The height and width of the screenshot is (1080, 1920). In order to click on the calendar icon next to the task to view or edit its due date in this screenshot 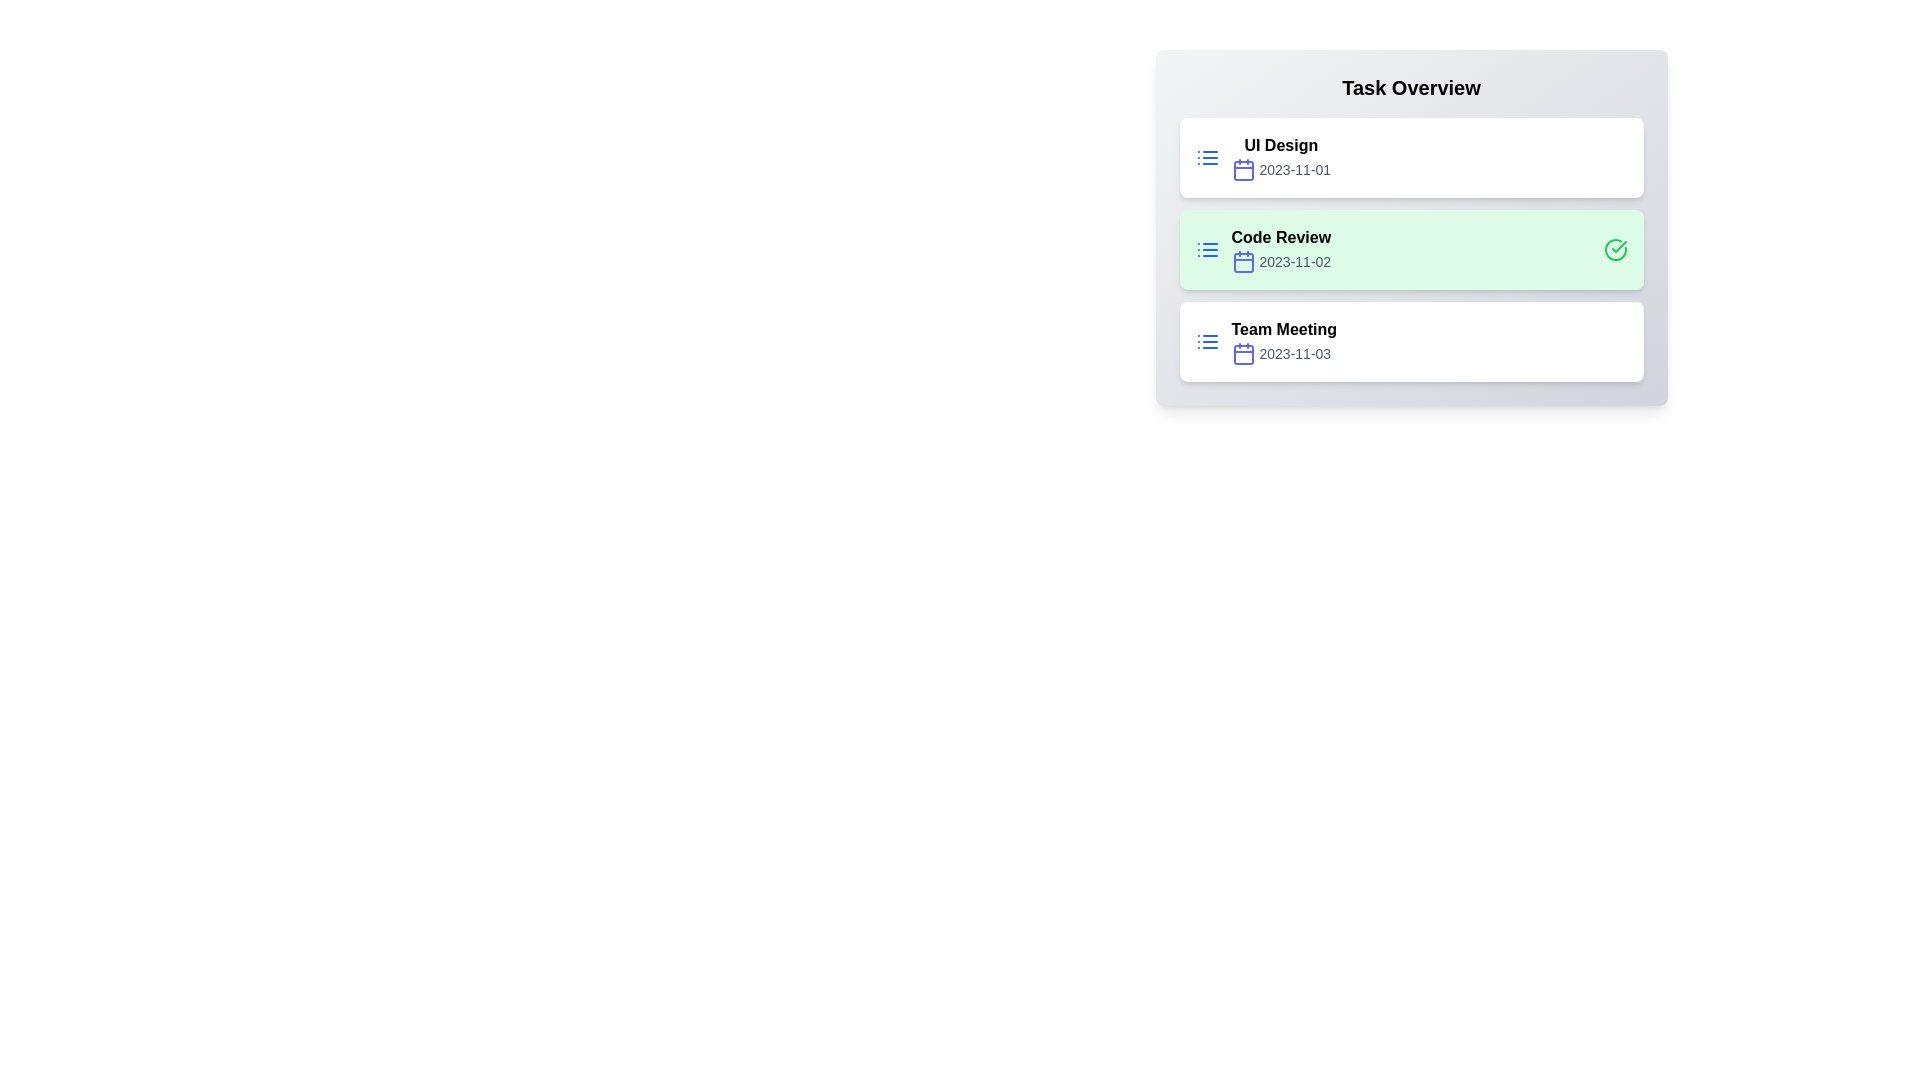, I will do `click(1242, 168)`.